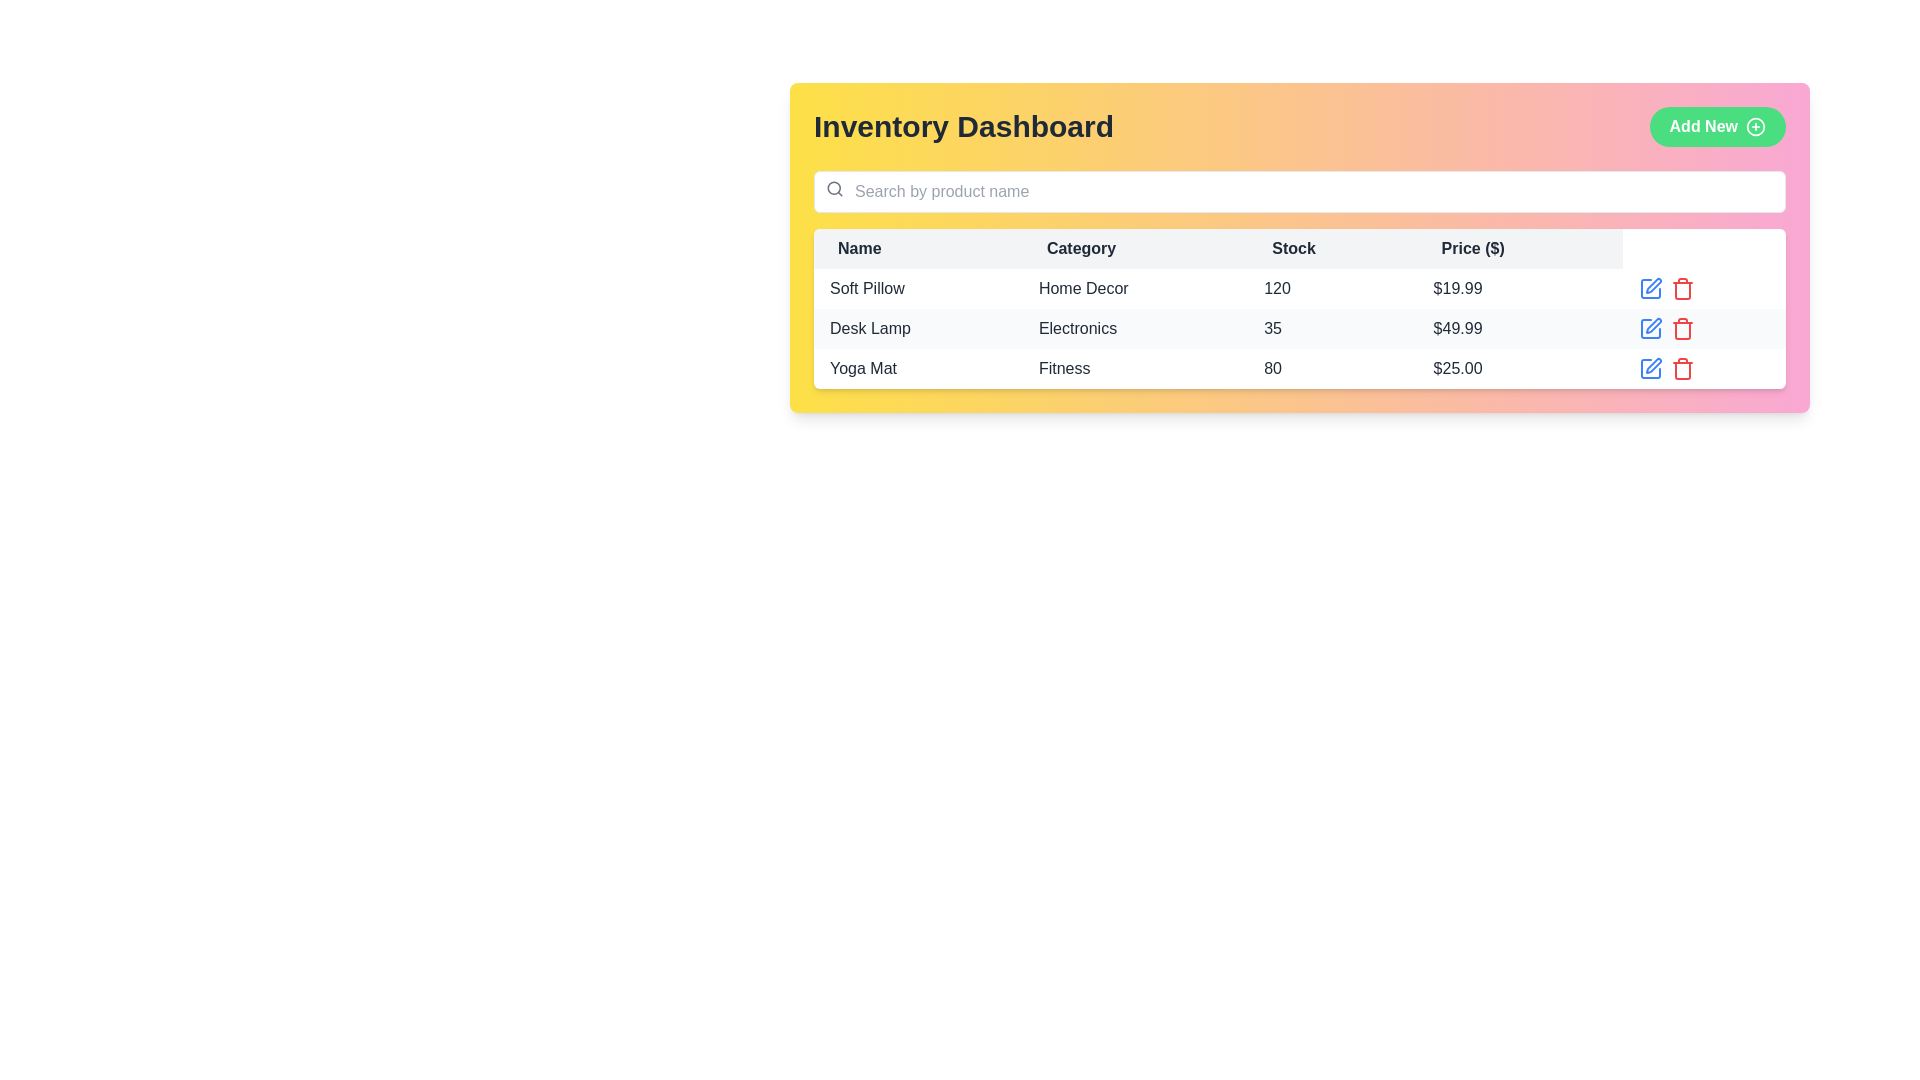  What do you see at coordinates (1300, 248) in the screenshot?
I see `the third column header of the table named 'Stock', which categorizes the data in the corresponding column below` at bounding box center [1300, 248].